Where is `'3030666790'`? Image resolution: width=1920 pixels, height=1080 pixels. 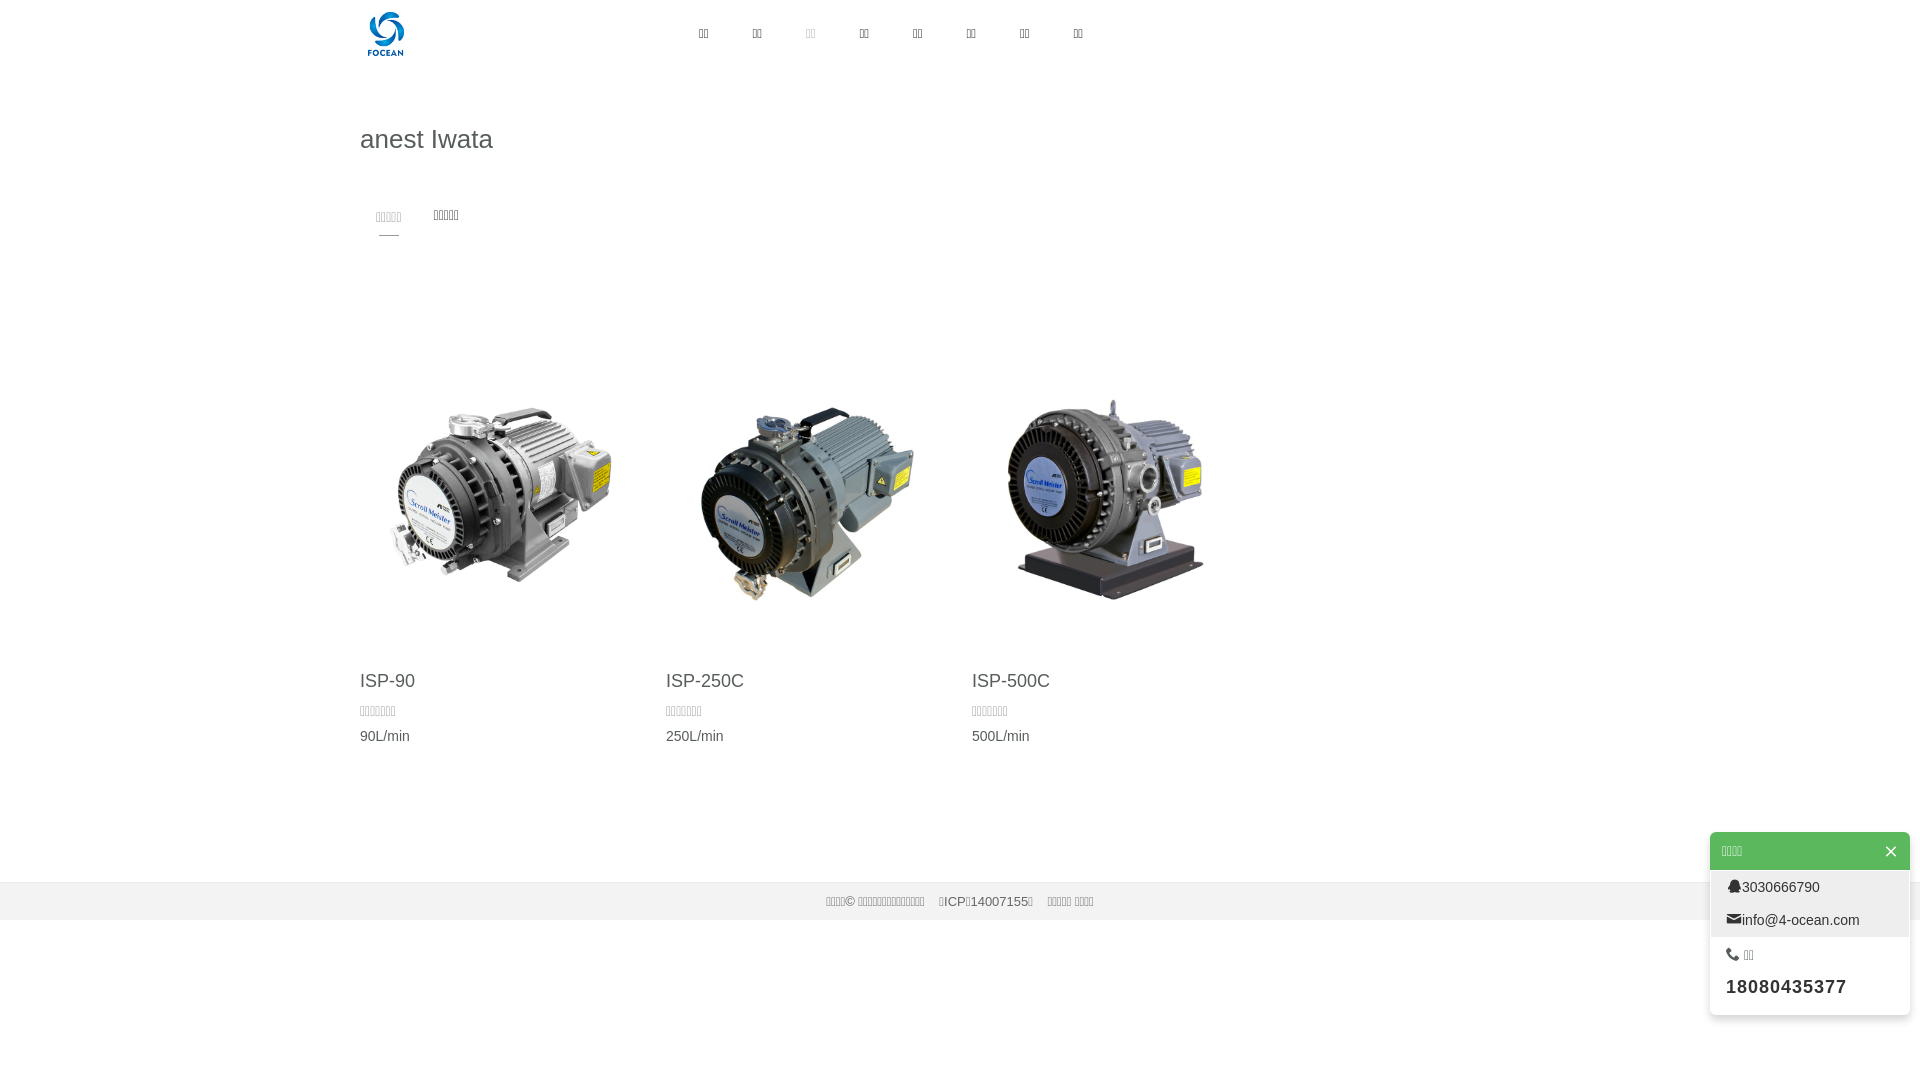 '3030666790' is located at coordinates (1709, 886).